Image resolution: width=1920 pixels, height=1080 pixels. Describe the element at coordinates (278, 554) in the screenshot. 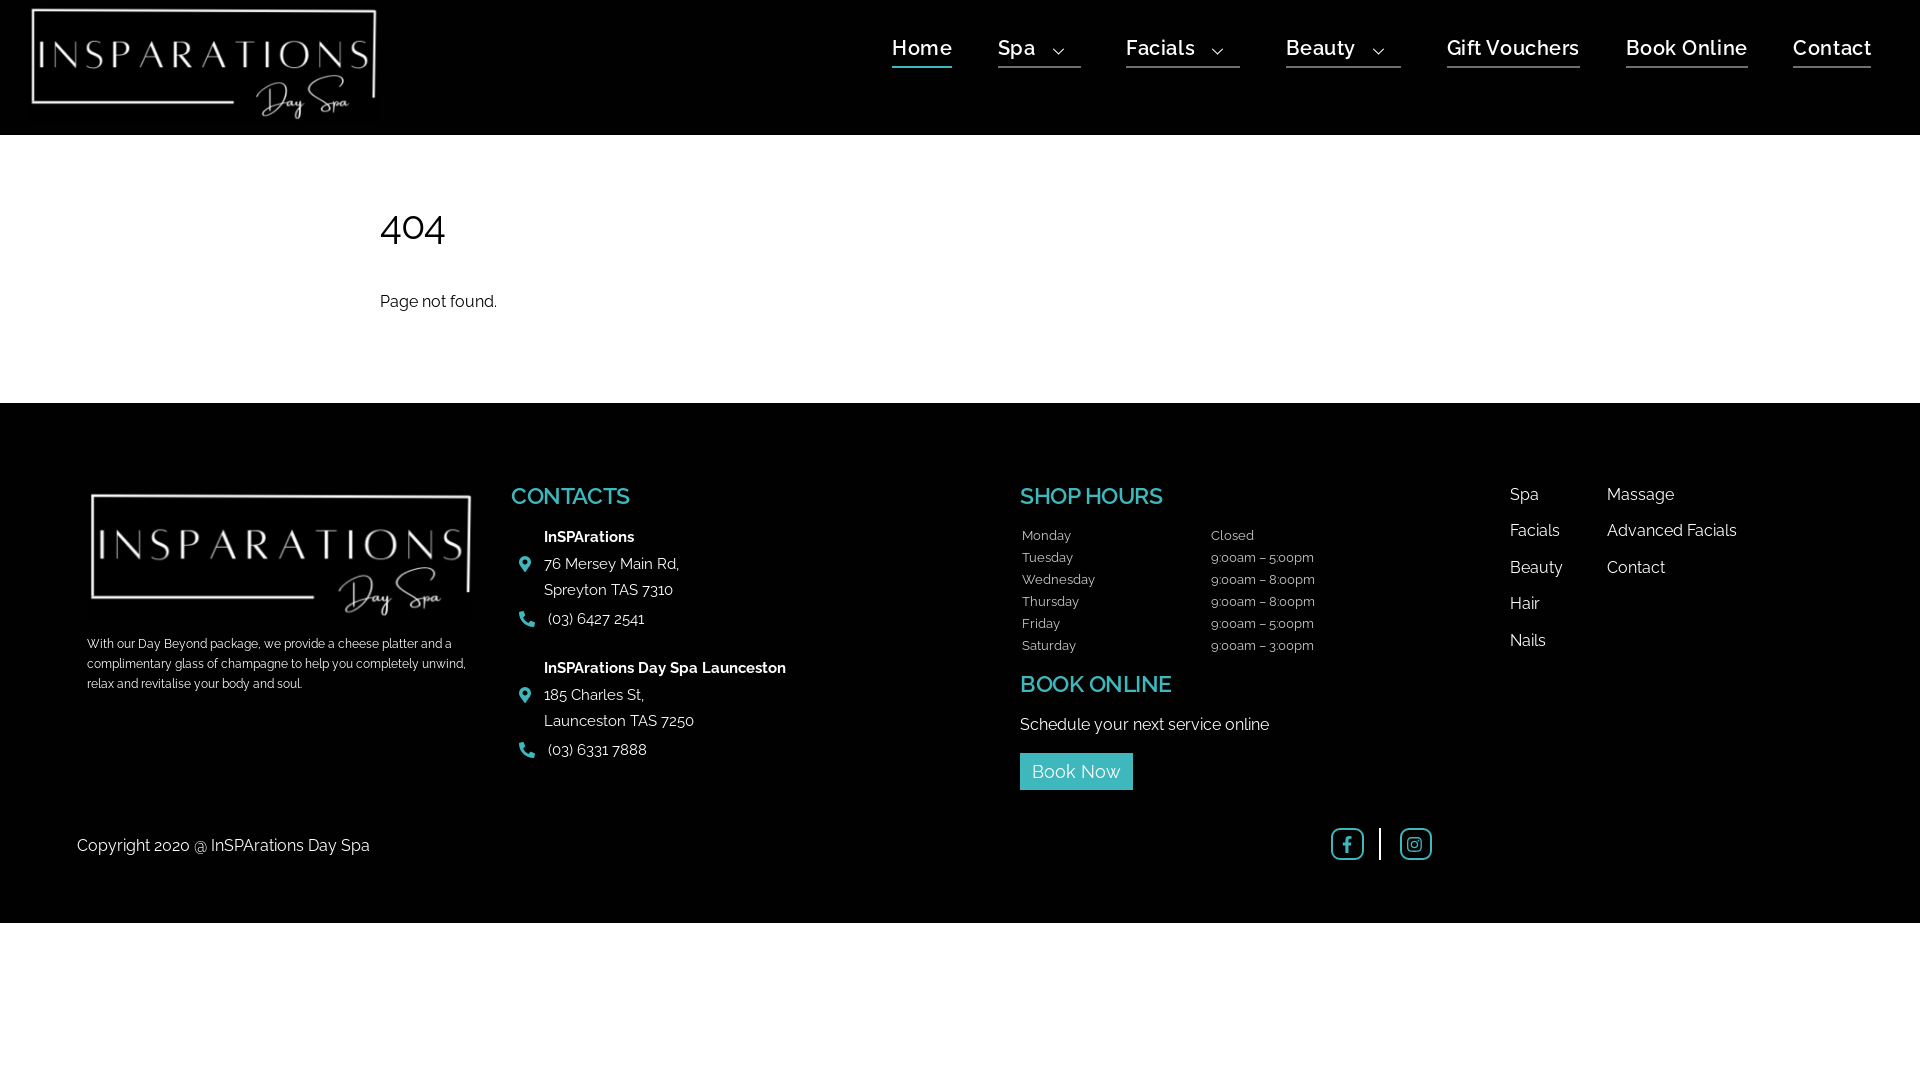

I see `'Insparations logo cr'` at that location.